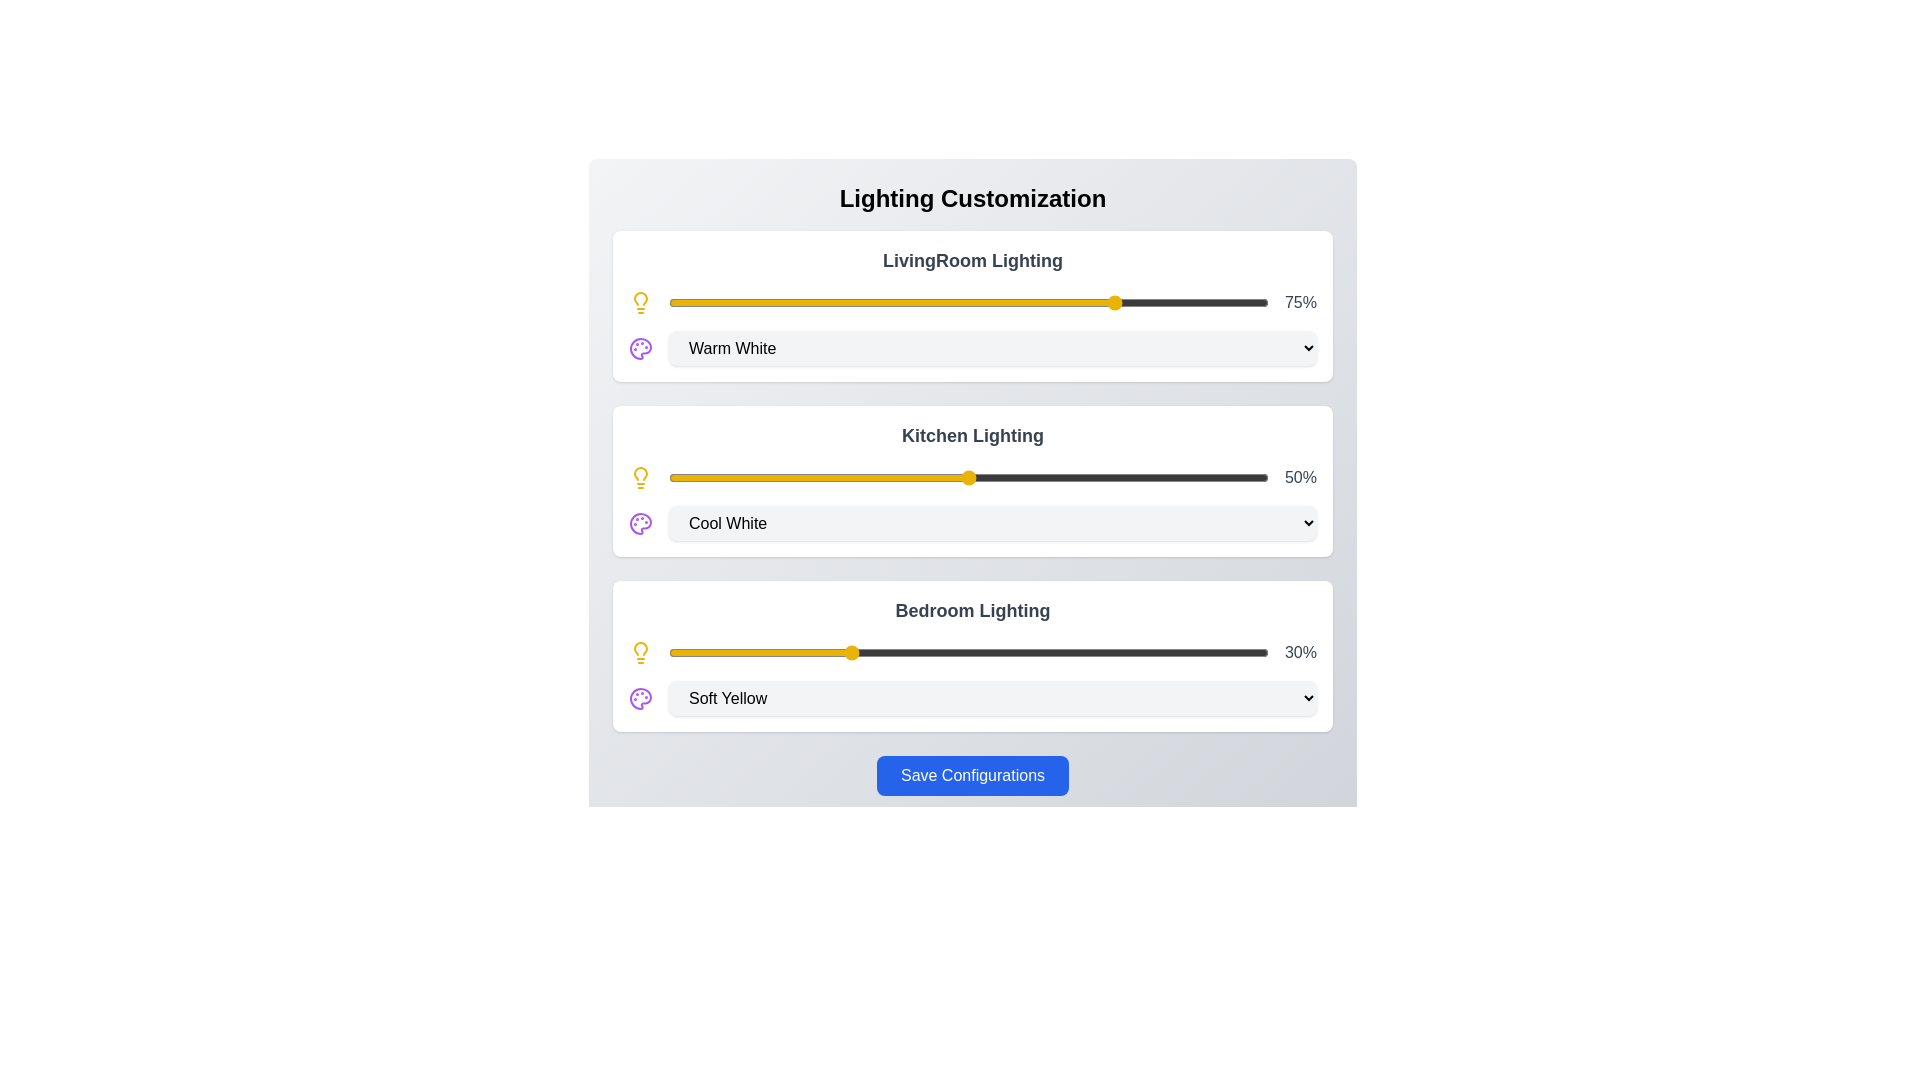 The width and height of the screenshot is (1920, 1080). I want to click on the color Cool White from the dropdown menu of the kitchen lighting, so click(993, 522).